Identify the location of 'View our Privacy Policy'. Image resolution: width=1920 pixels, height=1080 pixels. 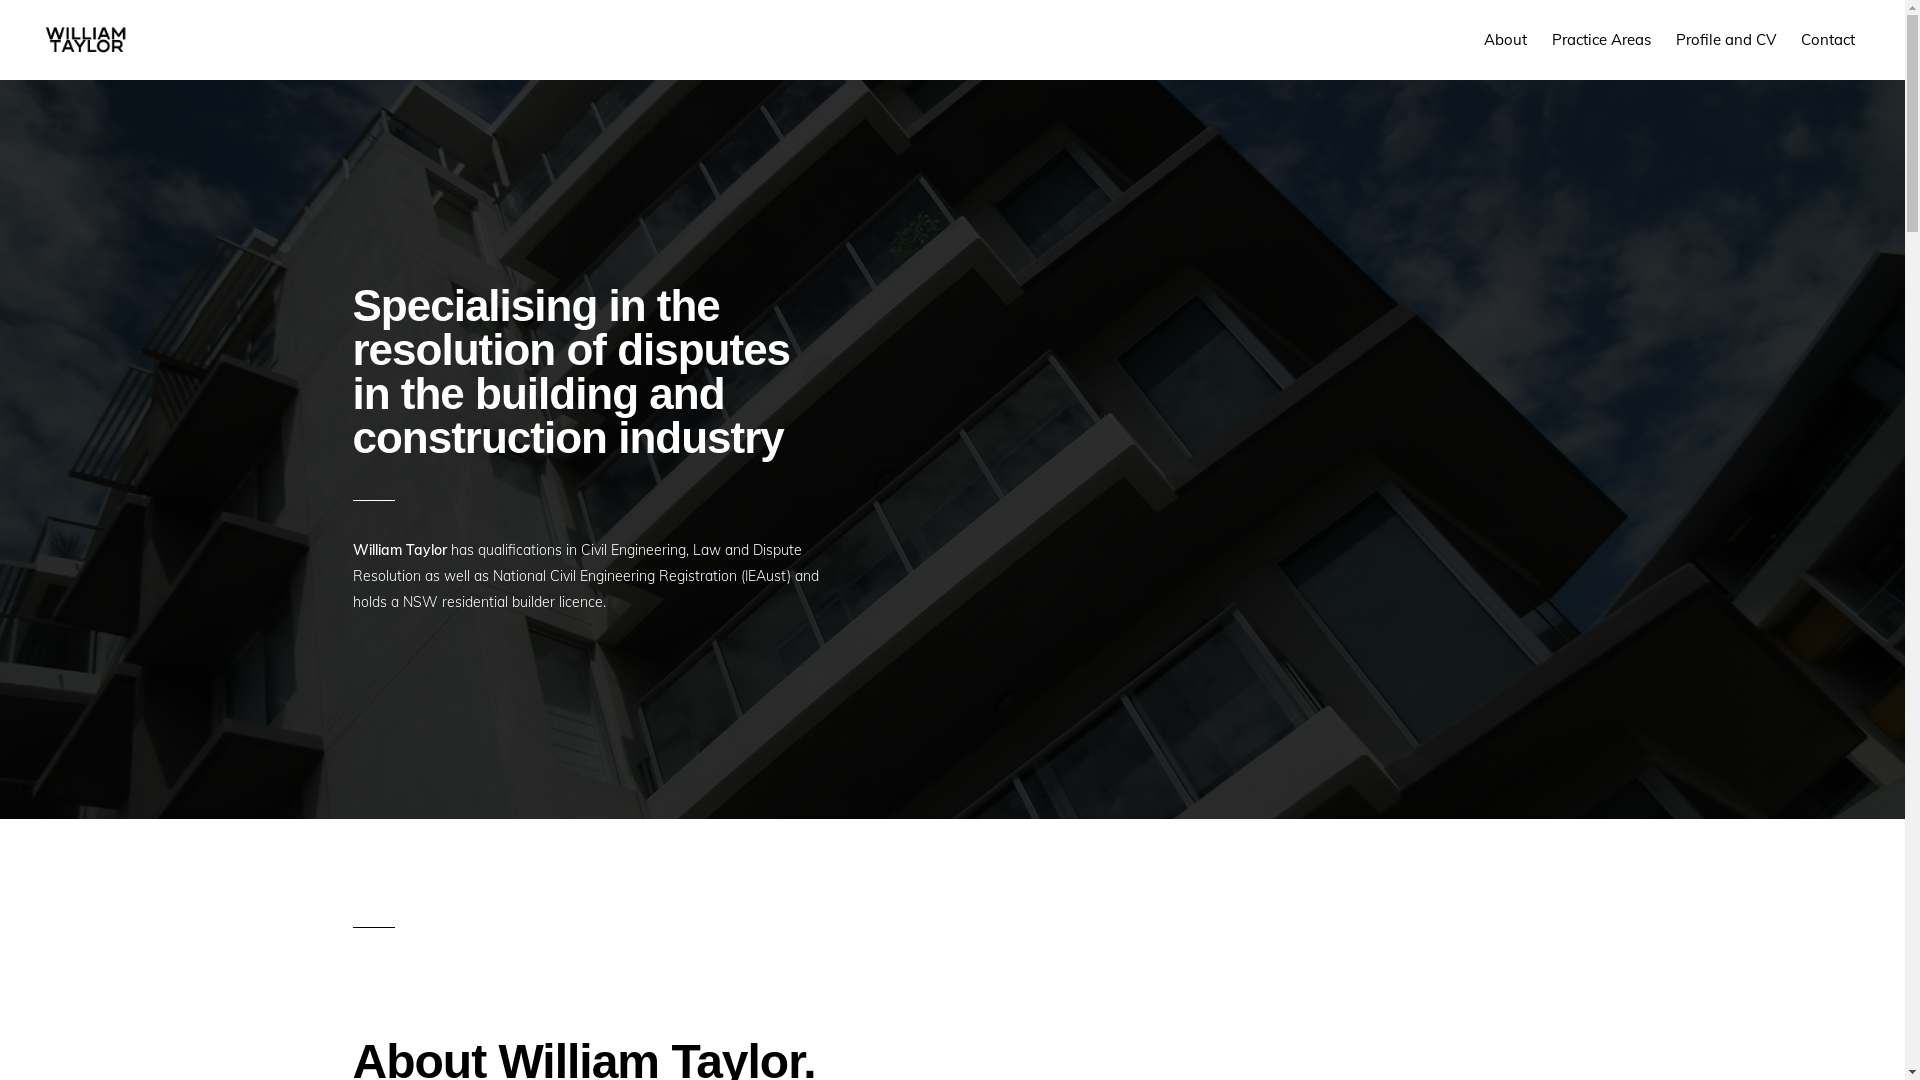
(1038, 1033).